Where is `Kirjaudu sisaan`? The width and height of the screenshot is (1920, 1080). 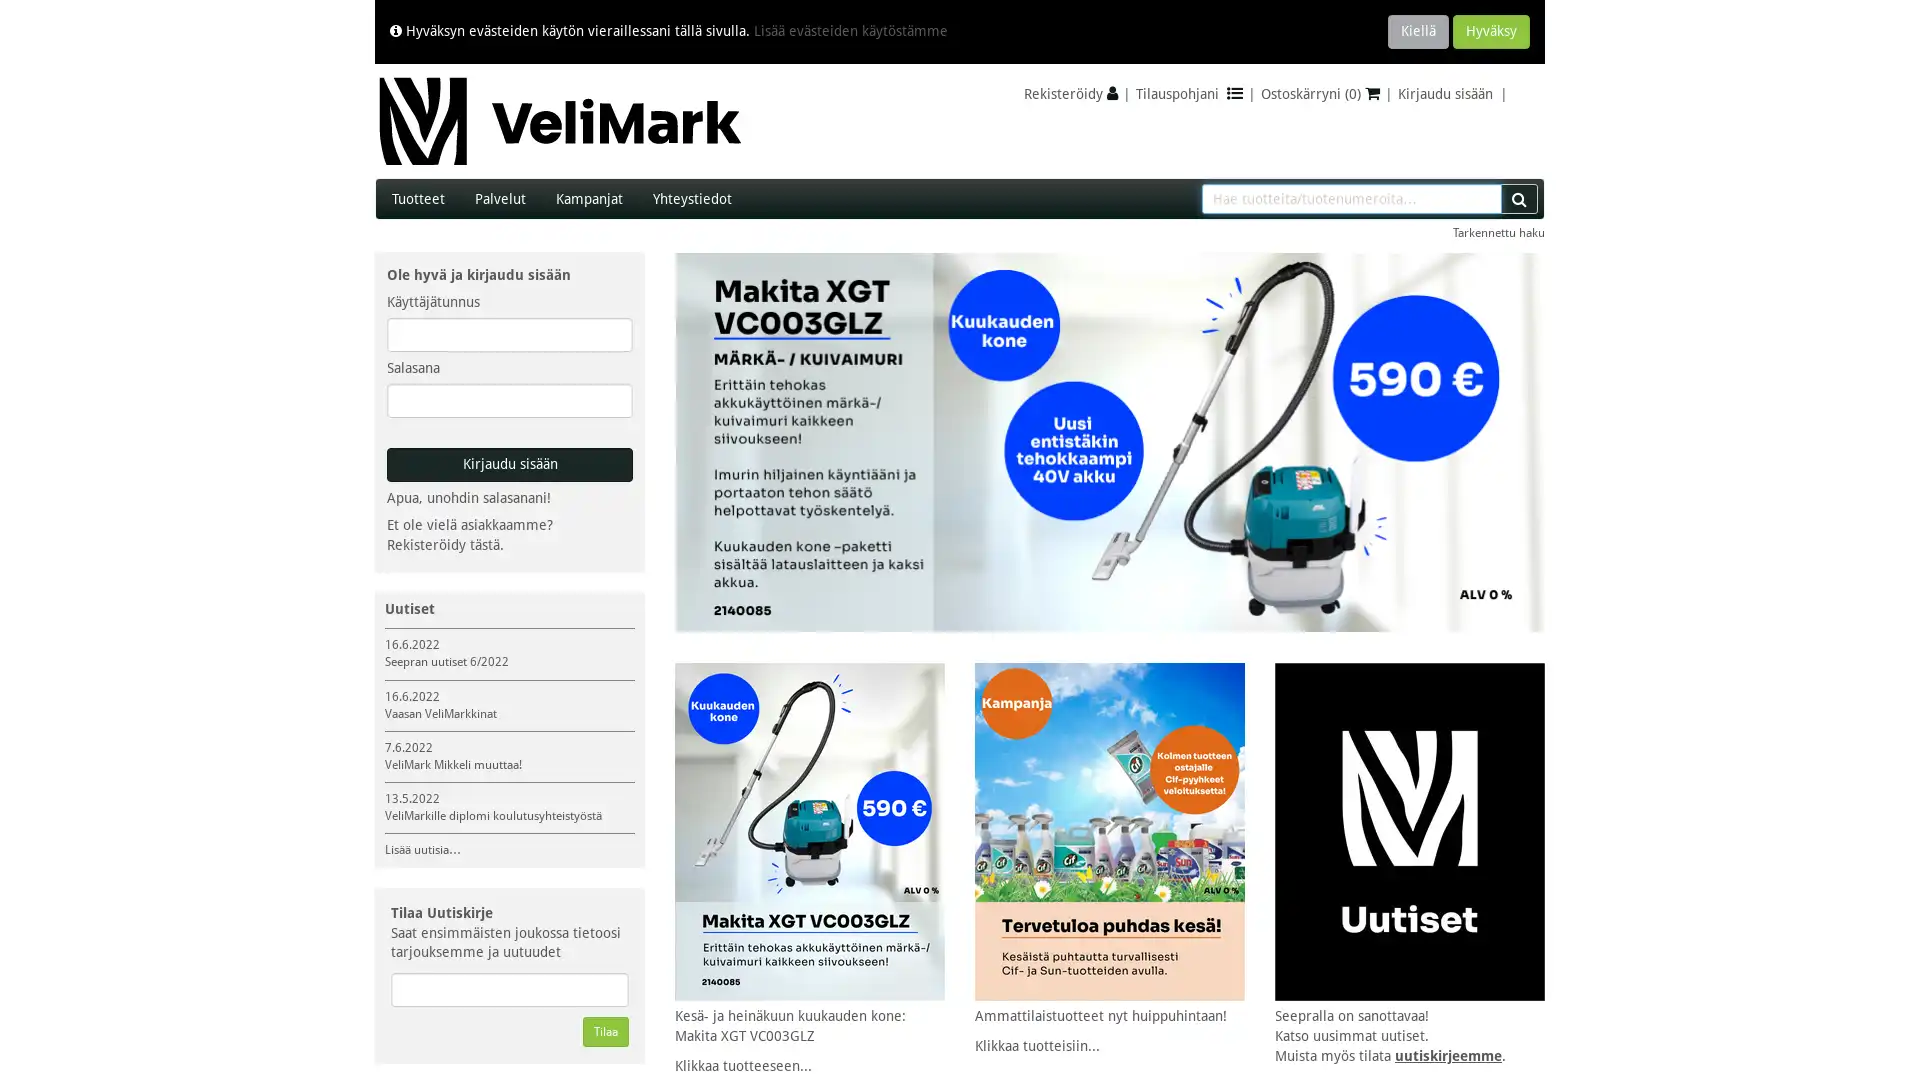
Kirjaudu sisaan is located at coordinates (509, 465).